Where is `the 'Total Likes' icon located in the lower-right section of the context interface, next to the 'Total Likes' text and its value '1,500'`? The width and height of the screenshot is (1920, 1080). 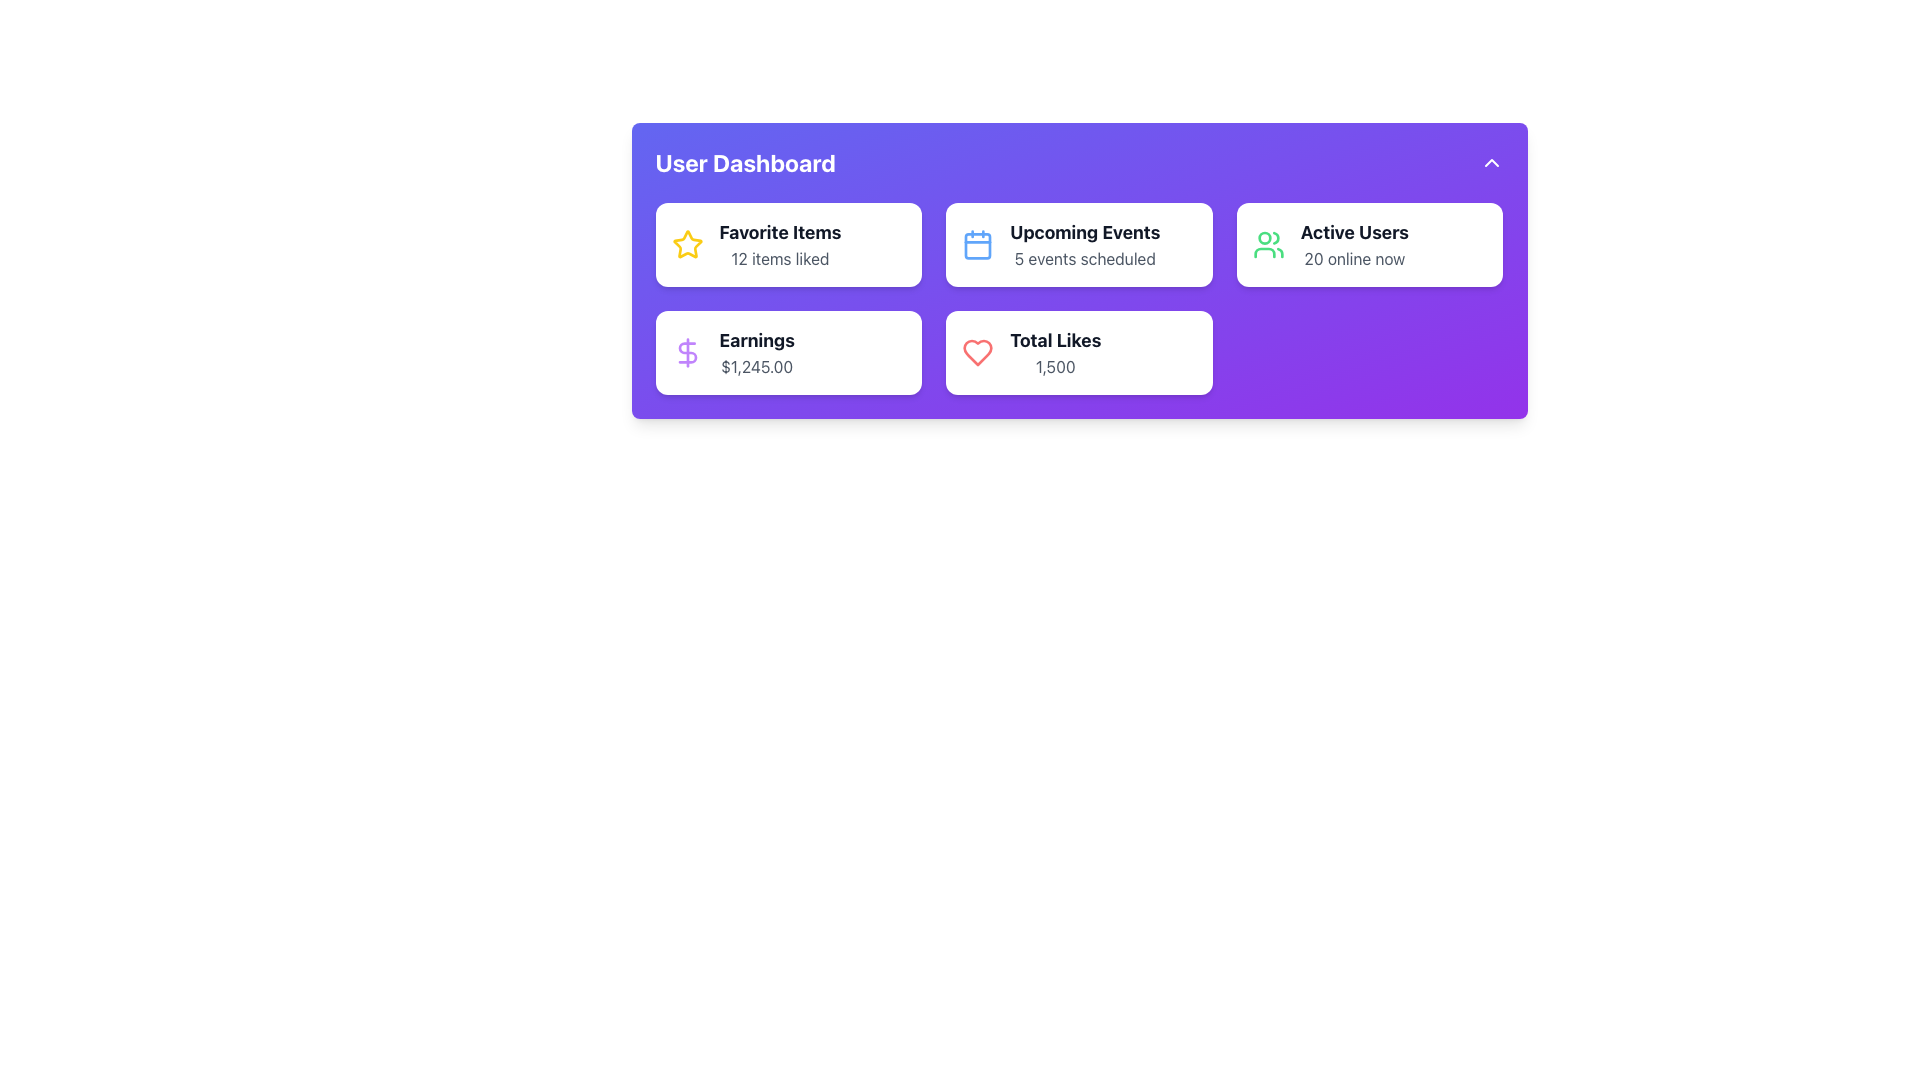
the 'Total Likes' icon located in the lower-right section of the context interface, next to the 'Total Likes' text and its value '1,500' is located at coordinates (978, 352).